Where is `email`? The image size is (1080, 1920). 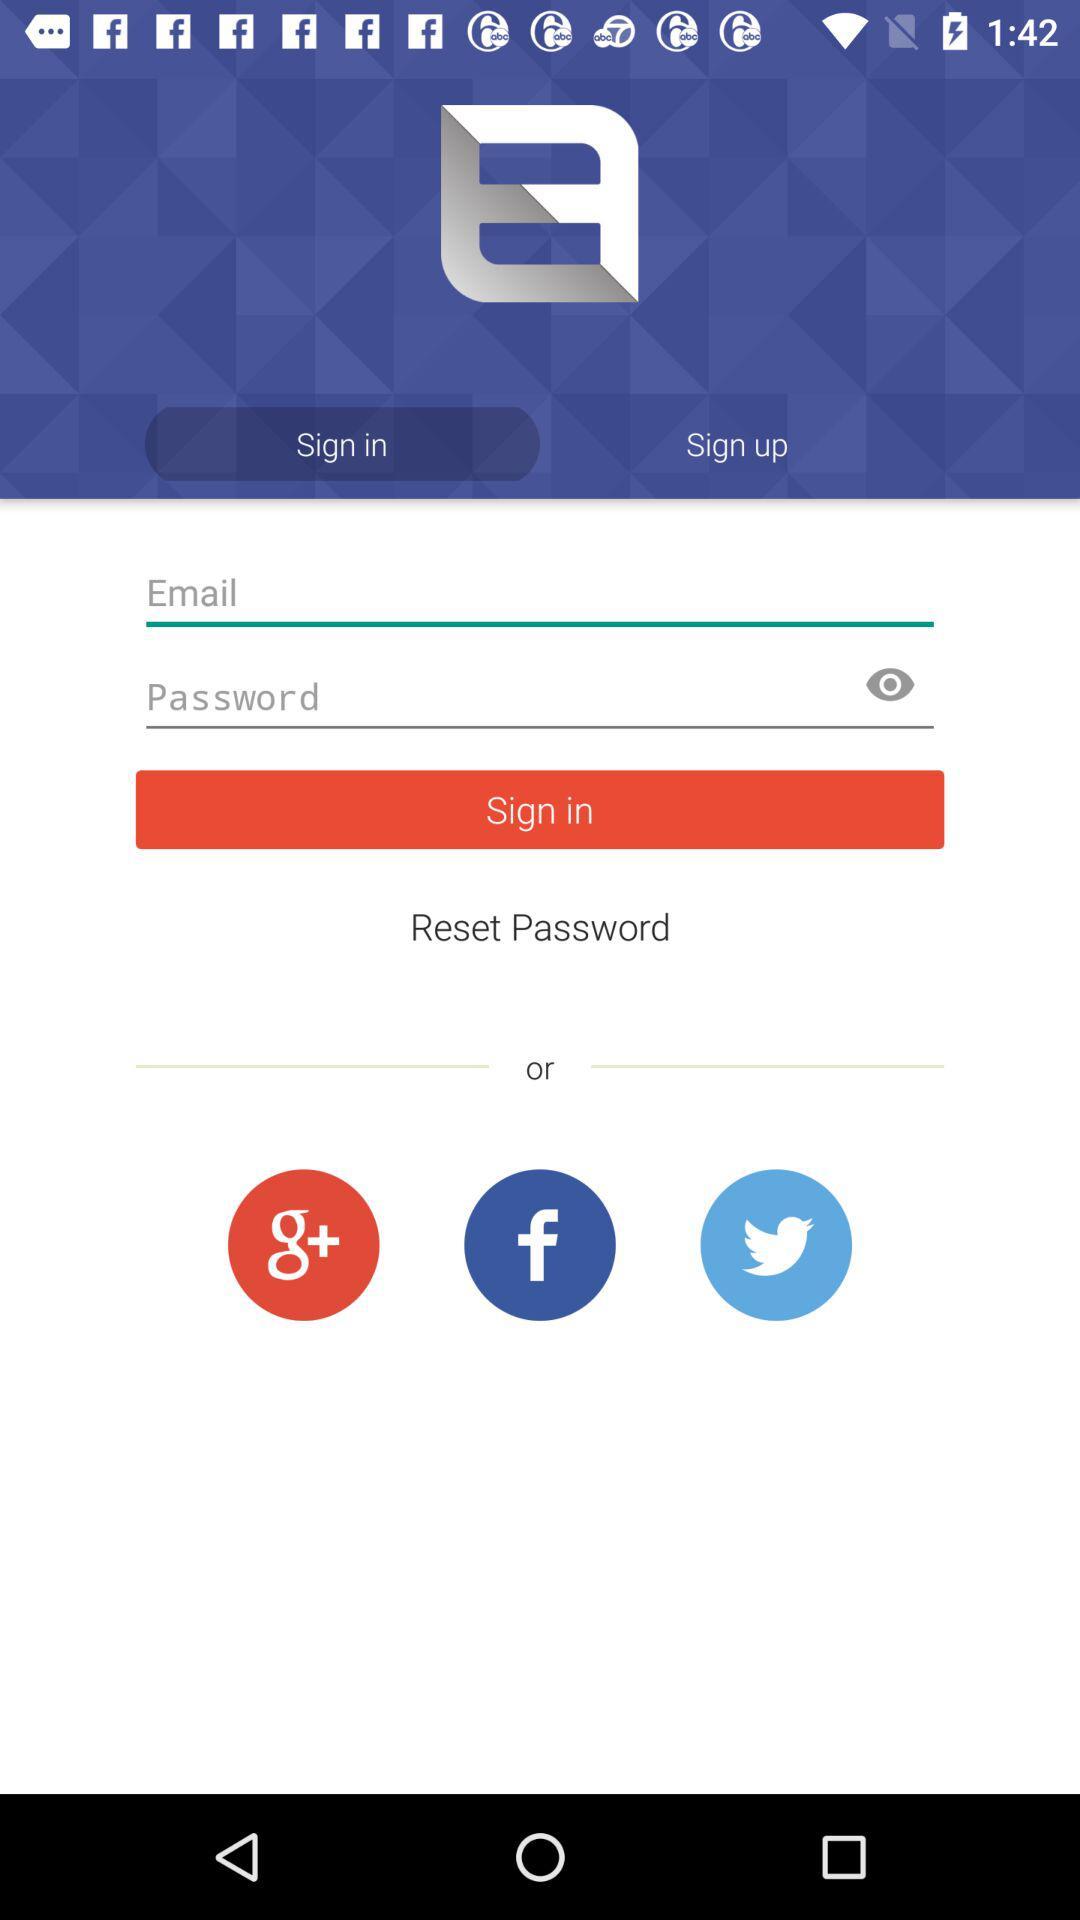 email is located at coordinates (540, 591).